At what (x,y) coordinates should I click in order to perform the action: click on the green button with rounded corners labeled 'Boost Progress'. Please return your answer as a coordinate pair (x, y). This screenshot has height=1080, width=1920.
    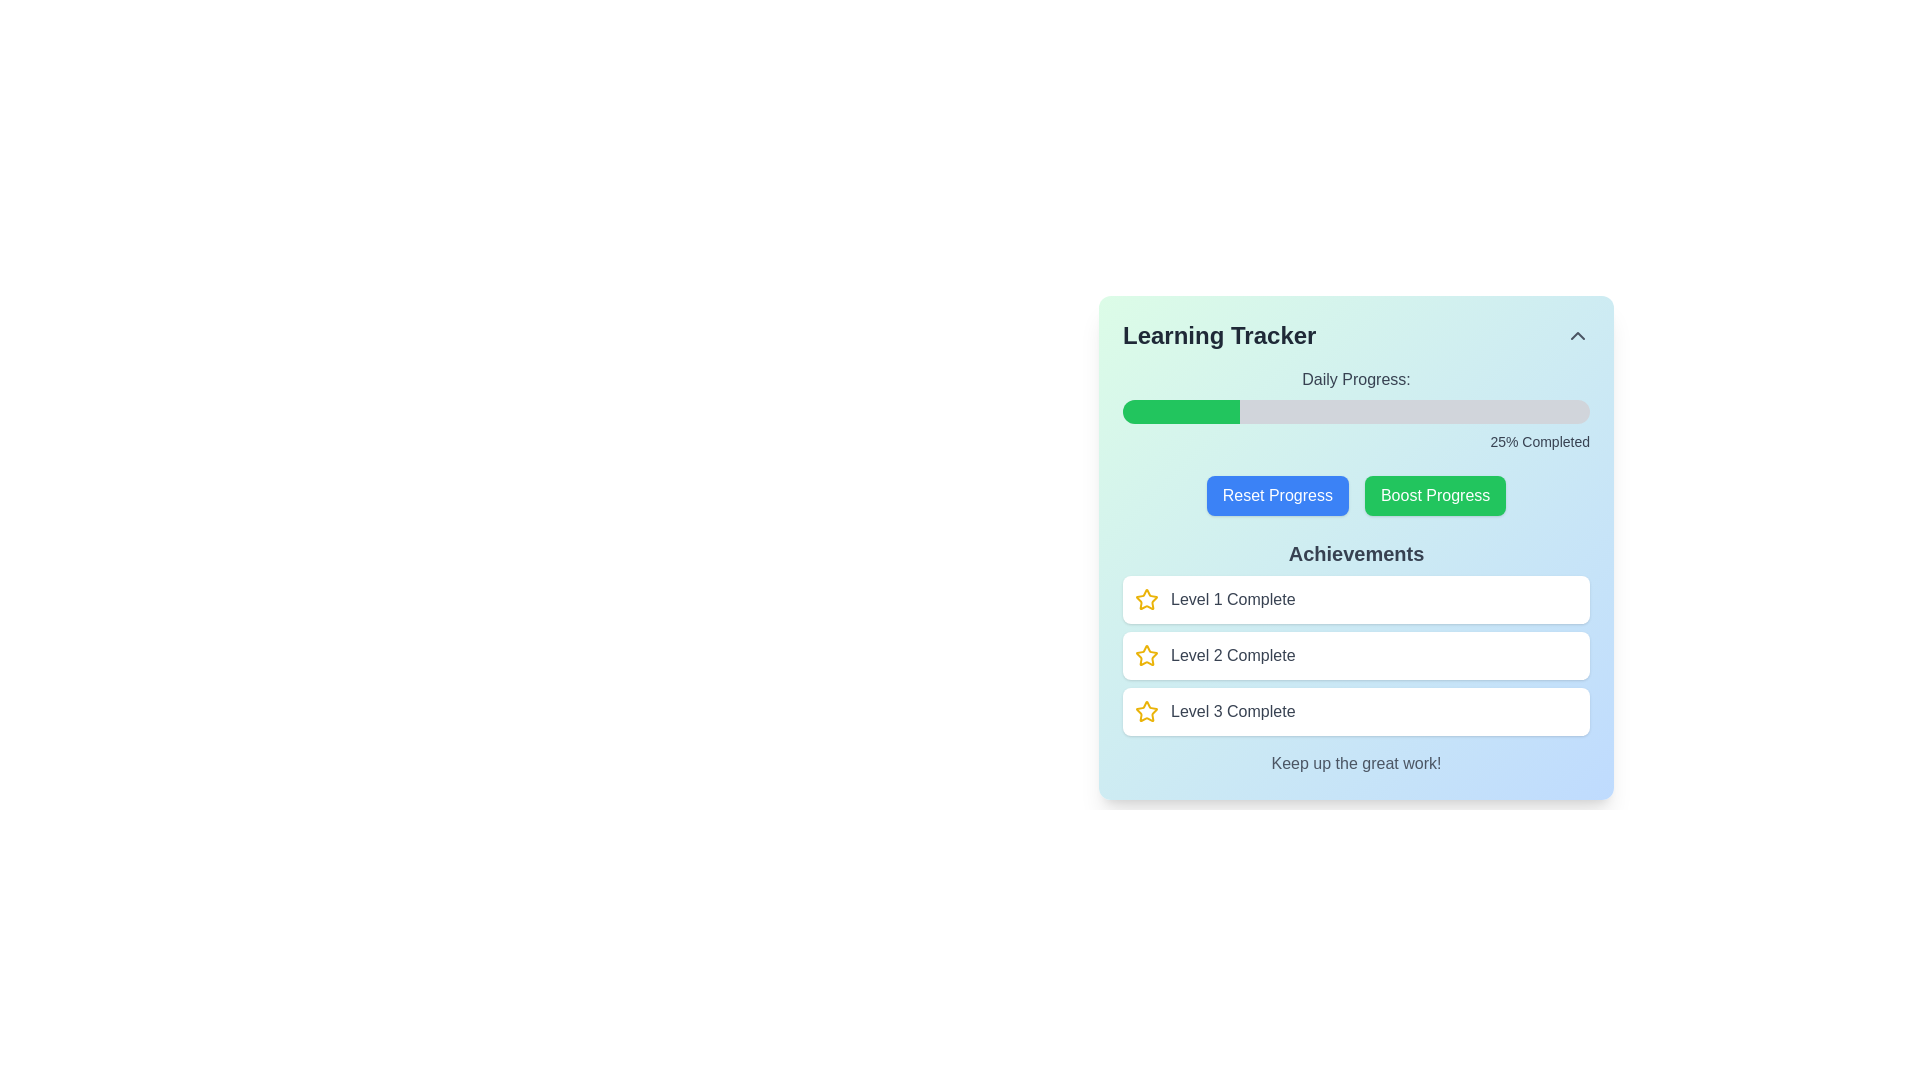
    Looking at the image, I should click on (1434, 495).